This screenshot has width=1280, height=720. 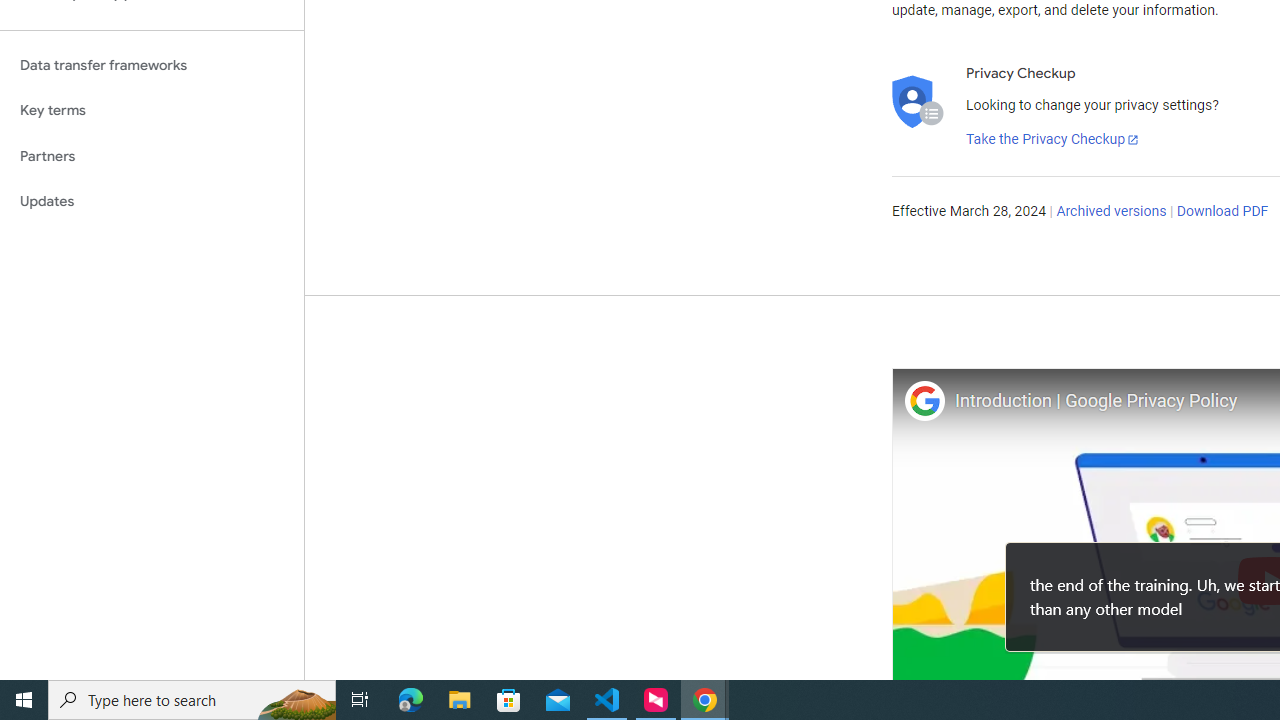 I want to click on 'Updates', so click(x=151, y=201).